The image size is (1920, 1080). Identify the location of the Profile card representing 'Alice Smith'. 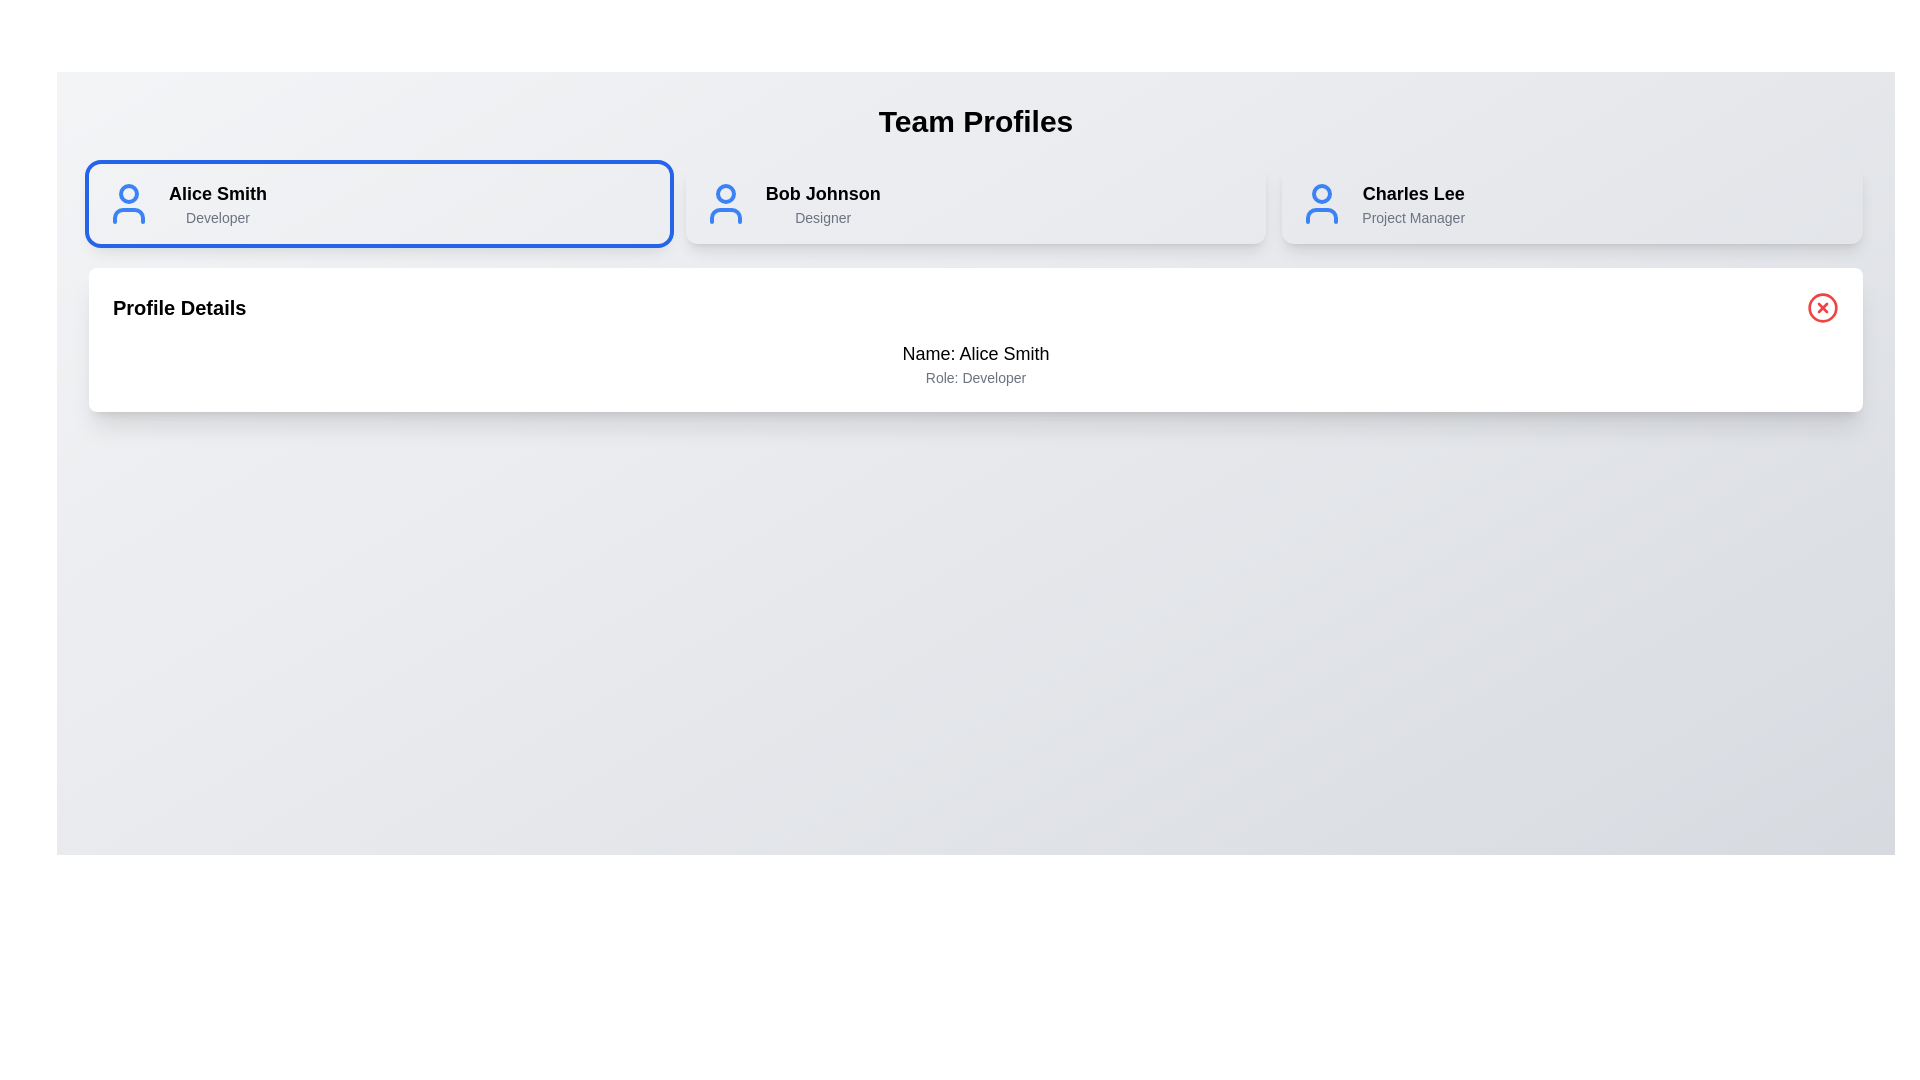
(379, 204).